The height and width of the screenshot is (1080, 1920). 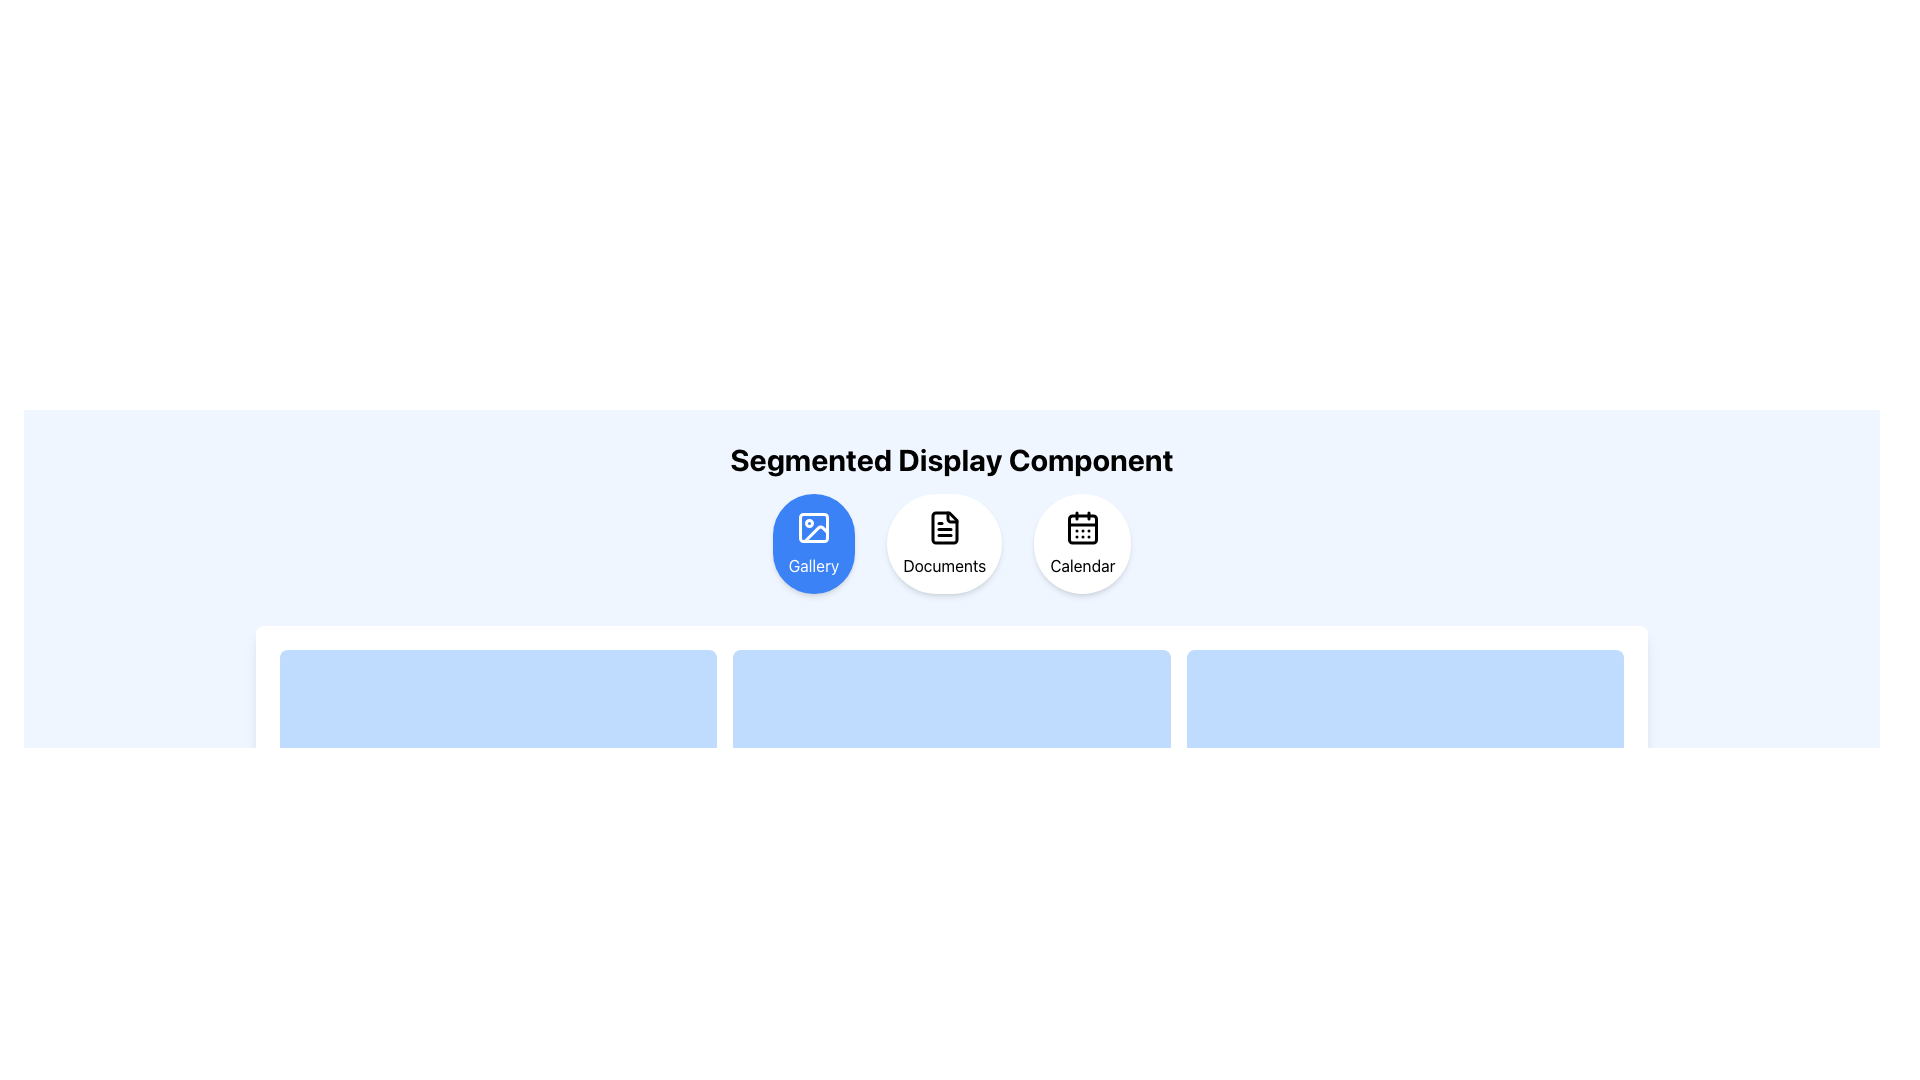 What do you see at coordinates (943, 527) in the screenshot?
I see `the 'Documents' icon, which is located between the 'Gallery' and 'Calendar' buttons in the top section of the interface` at bounding box center [943, 527].